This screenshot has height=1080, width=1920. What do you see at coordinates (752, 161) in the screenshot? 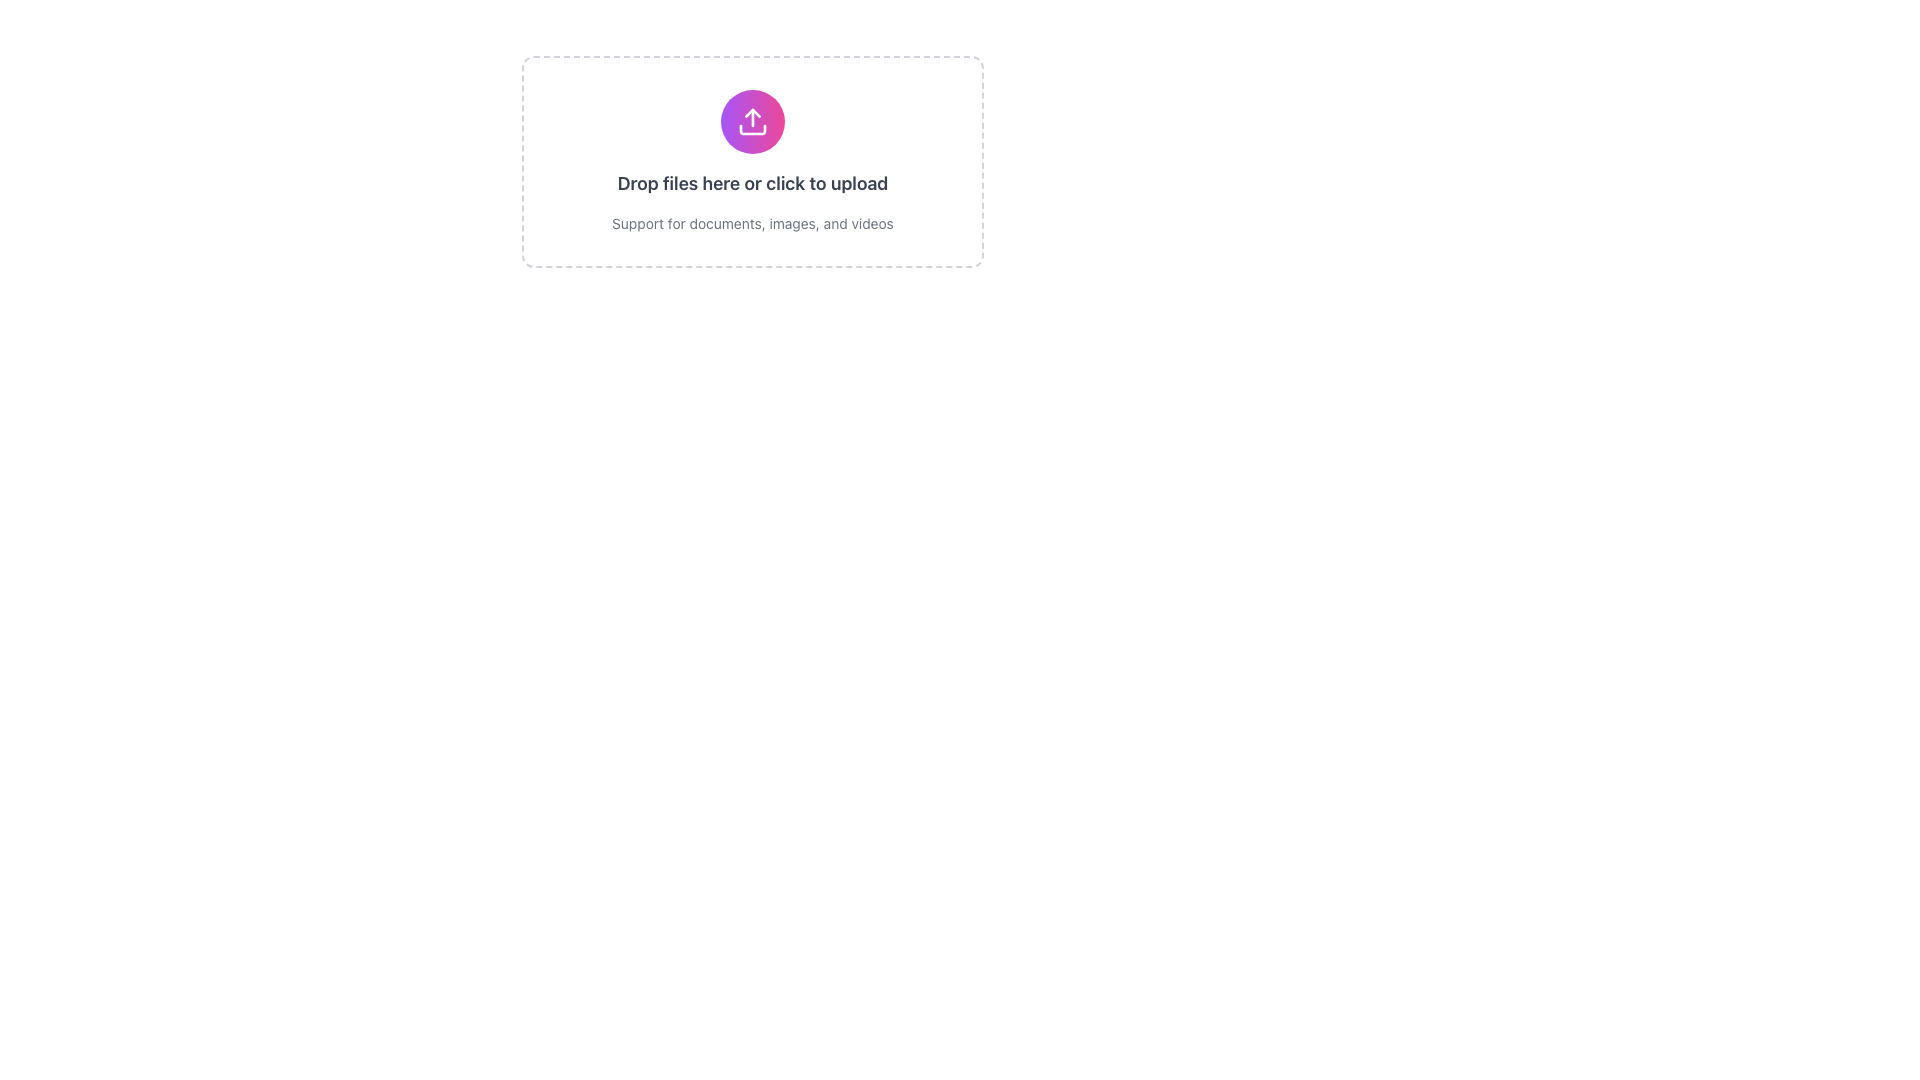
I see `and drop files onto the File upload box, which is a rectangular area with a dashed border and a gradient circular icon with an upward arrow, accompanied by the text 'Drop files here or click` at bounding box center [752, 161].